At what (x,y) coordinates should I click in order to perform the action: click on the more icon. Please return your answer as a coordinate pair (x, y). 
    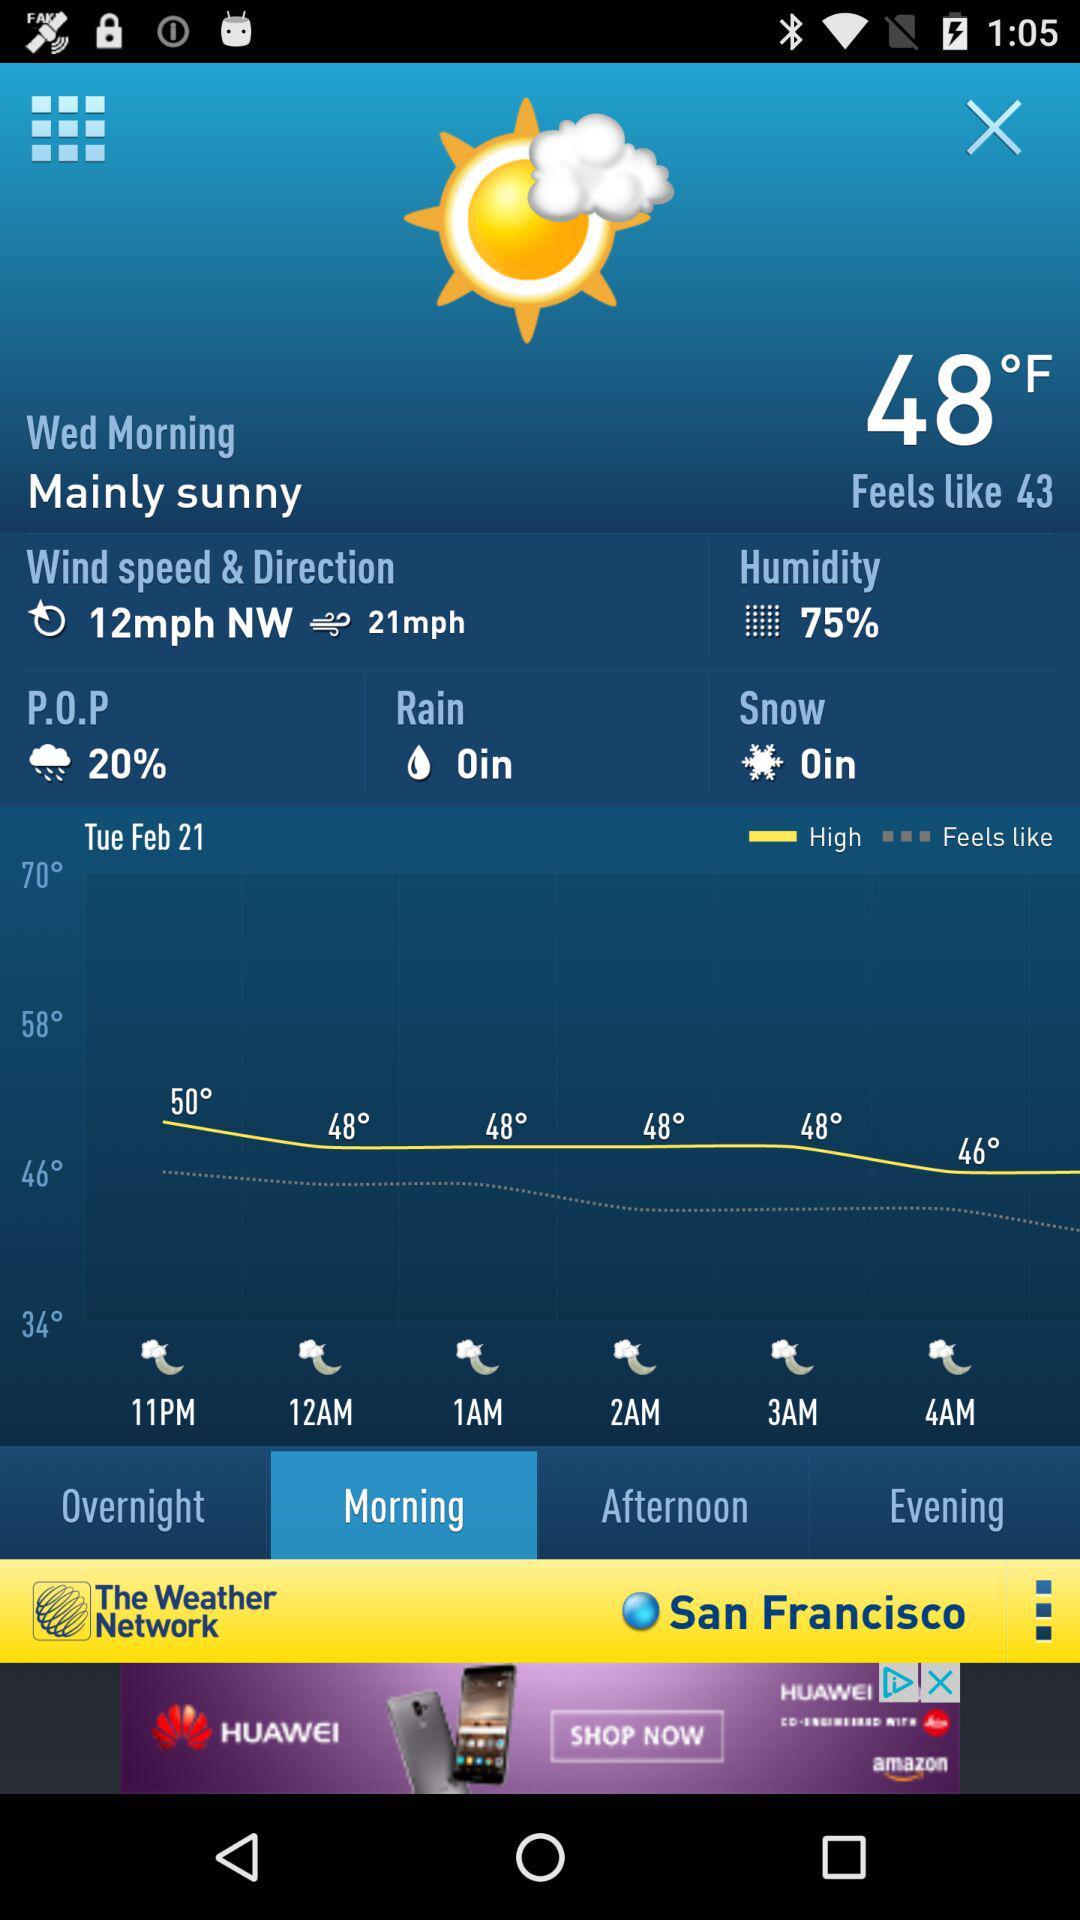
    Looking at the image, I should click on (1043, 1723).